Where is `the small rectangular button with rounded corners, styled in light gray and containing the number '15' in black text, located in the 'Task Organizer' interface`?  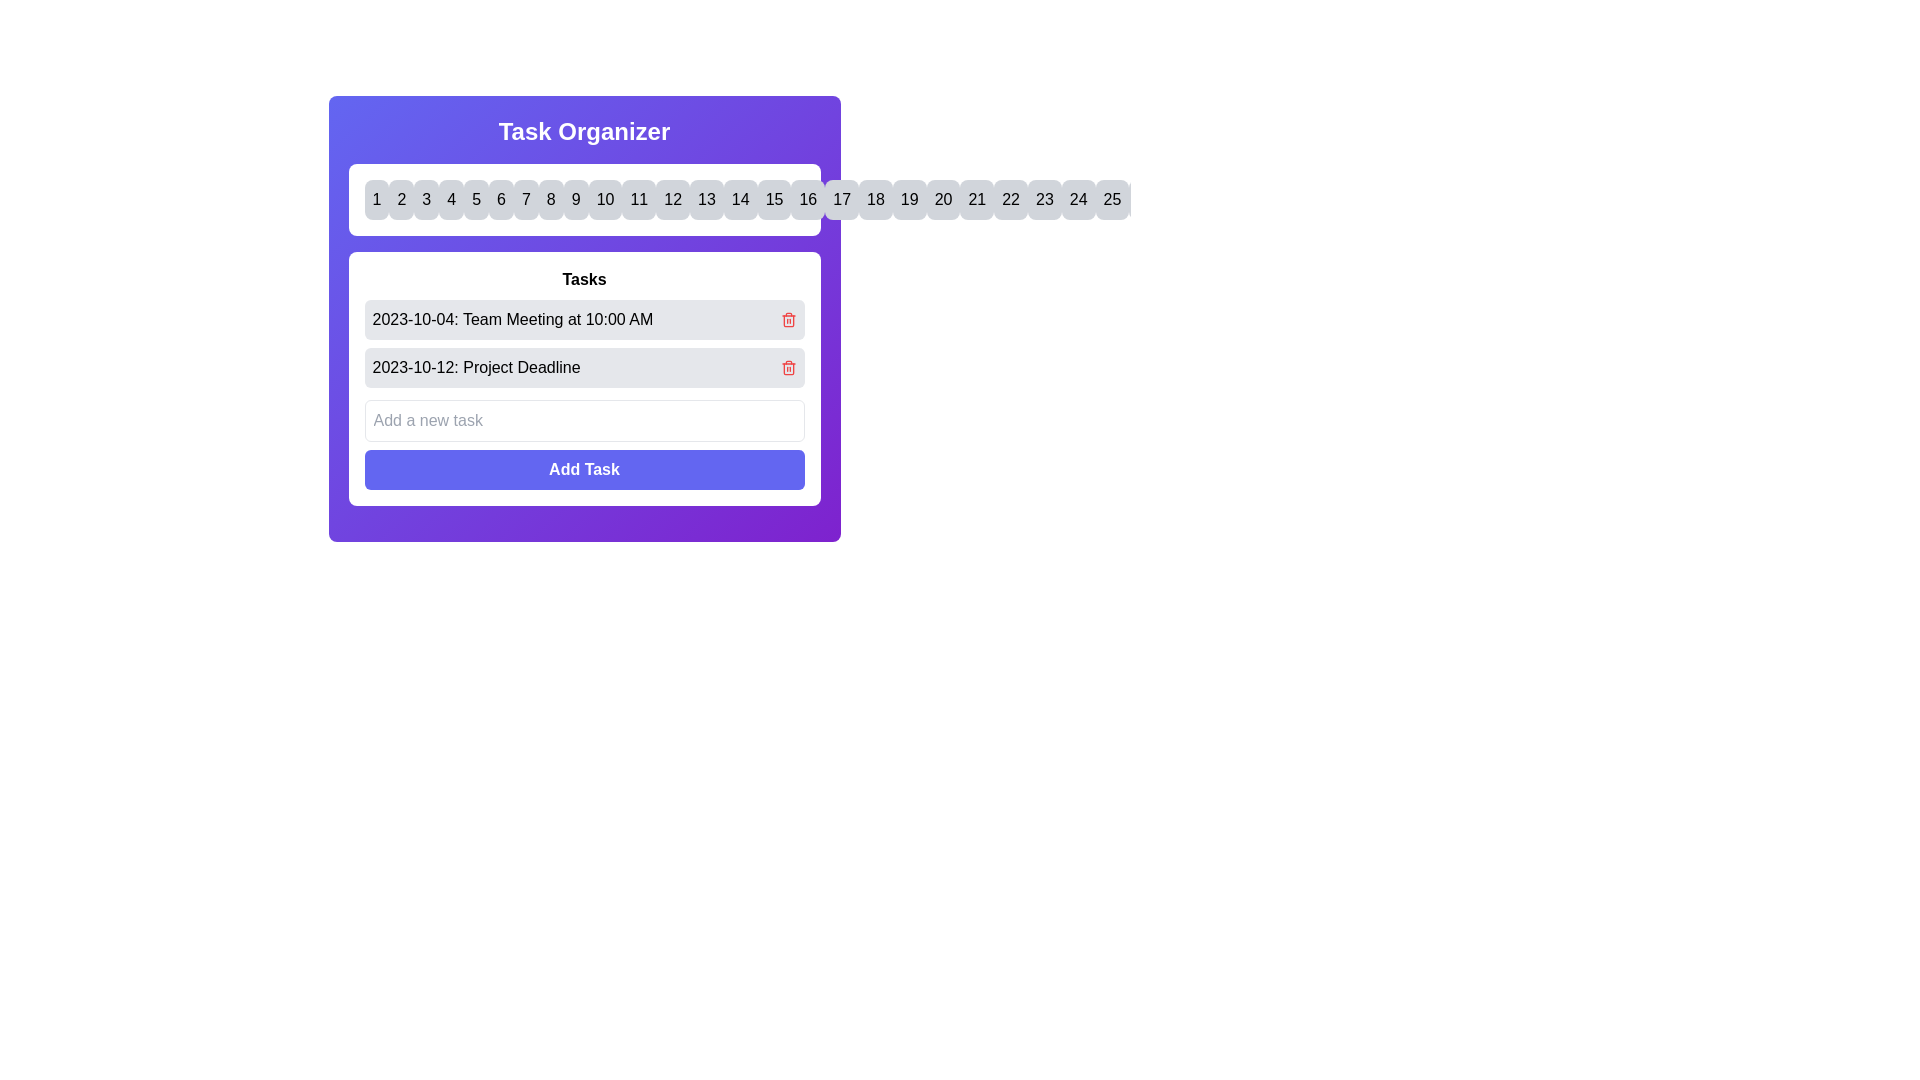
the small rectangular button with rounded corners, styled in light gray and containing the number '15' in black text, located in the 'Task Organizer' interface is located at coordinates (773, 200).